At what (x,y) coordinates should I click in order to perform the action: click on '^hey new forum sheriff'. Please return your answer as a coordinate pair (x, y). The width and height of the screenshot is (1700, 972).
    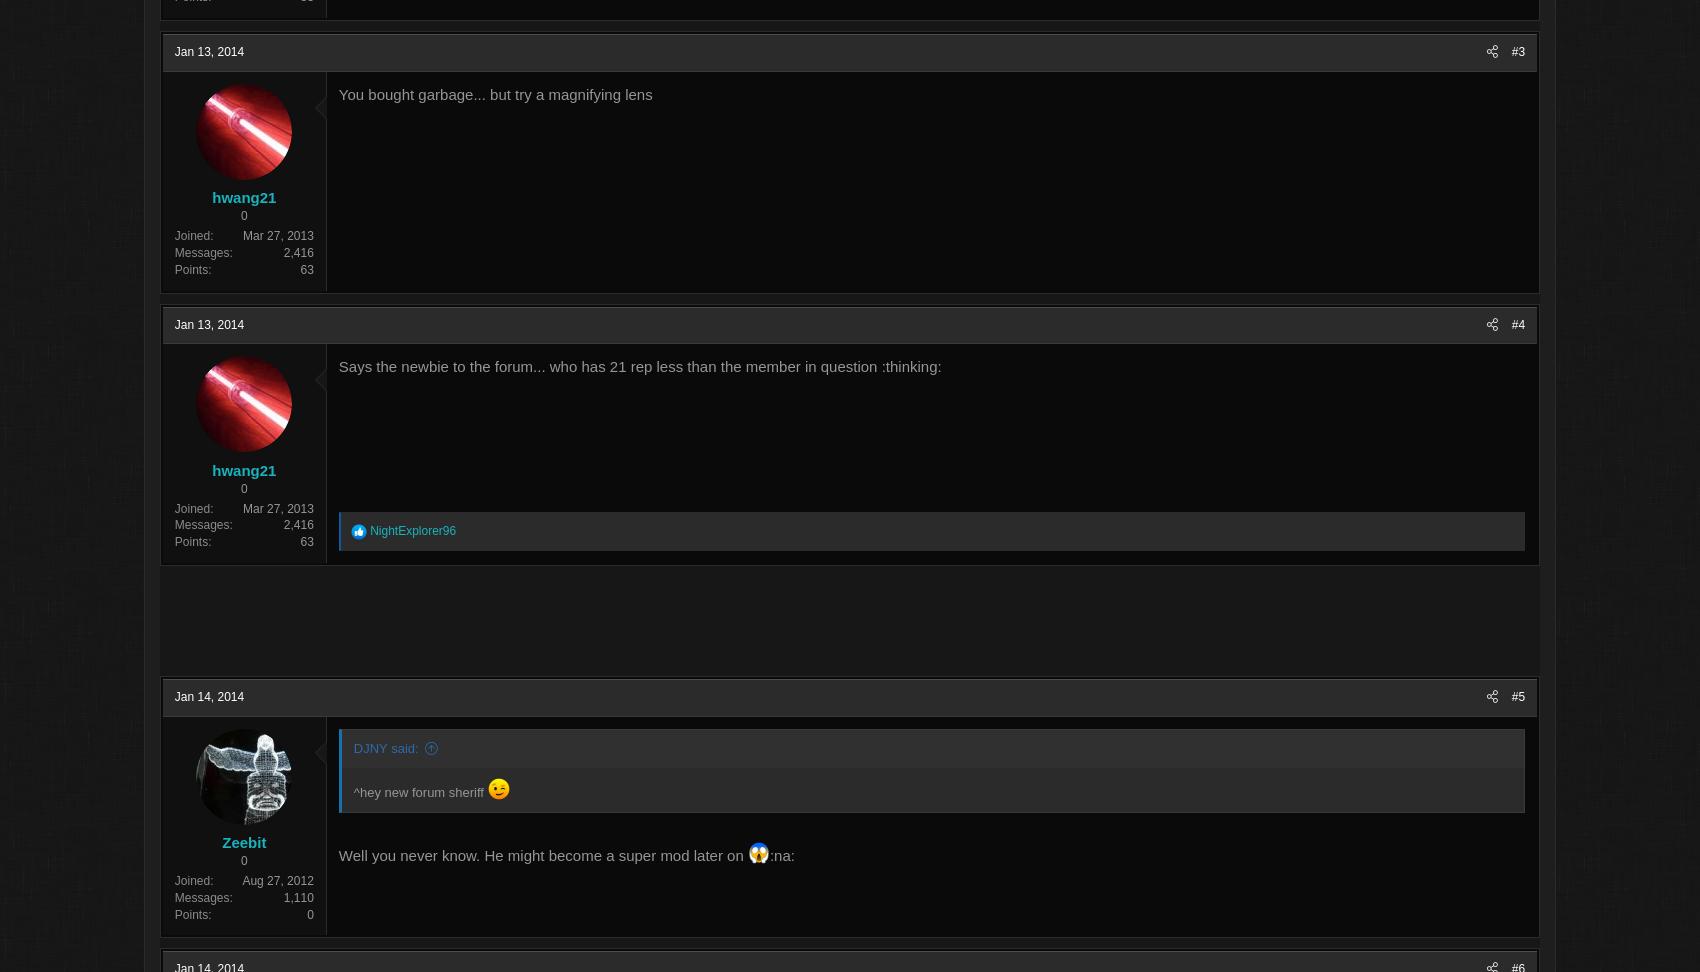
    Looking at the image, I should click on (528, 793).